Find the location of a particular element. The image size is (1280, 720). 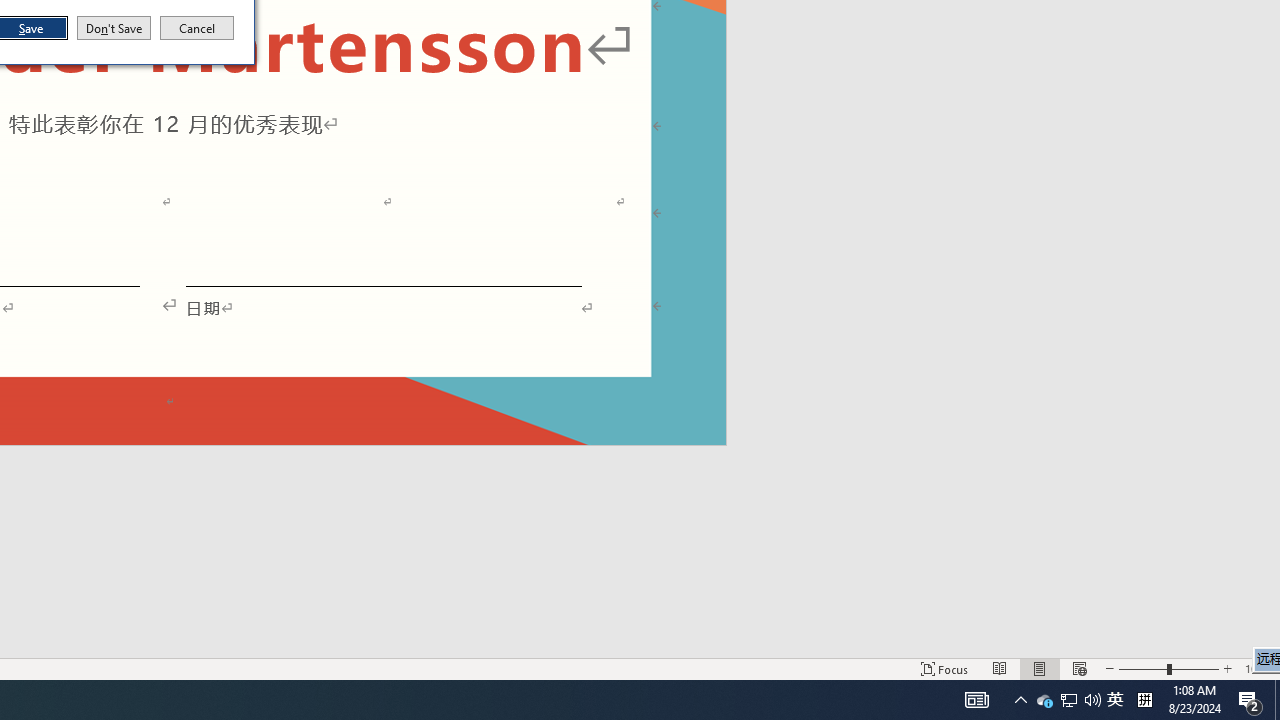

'Tray Input Indicator - Chinese (Simplified, China)' is located at coordinates (1144, 698).